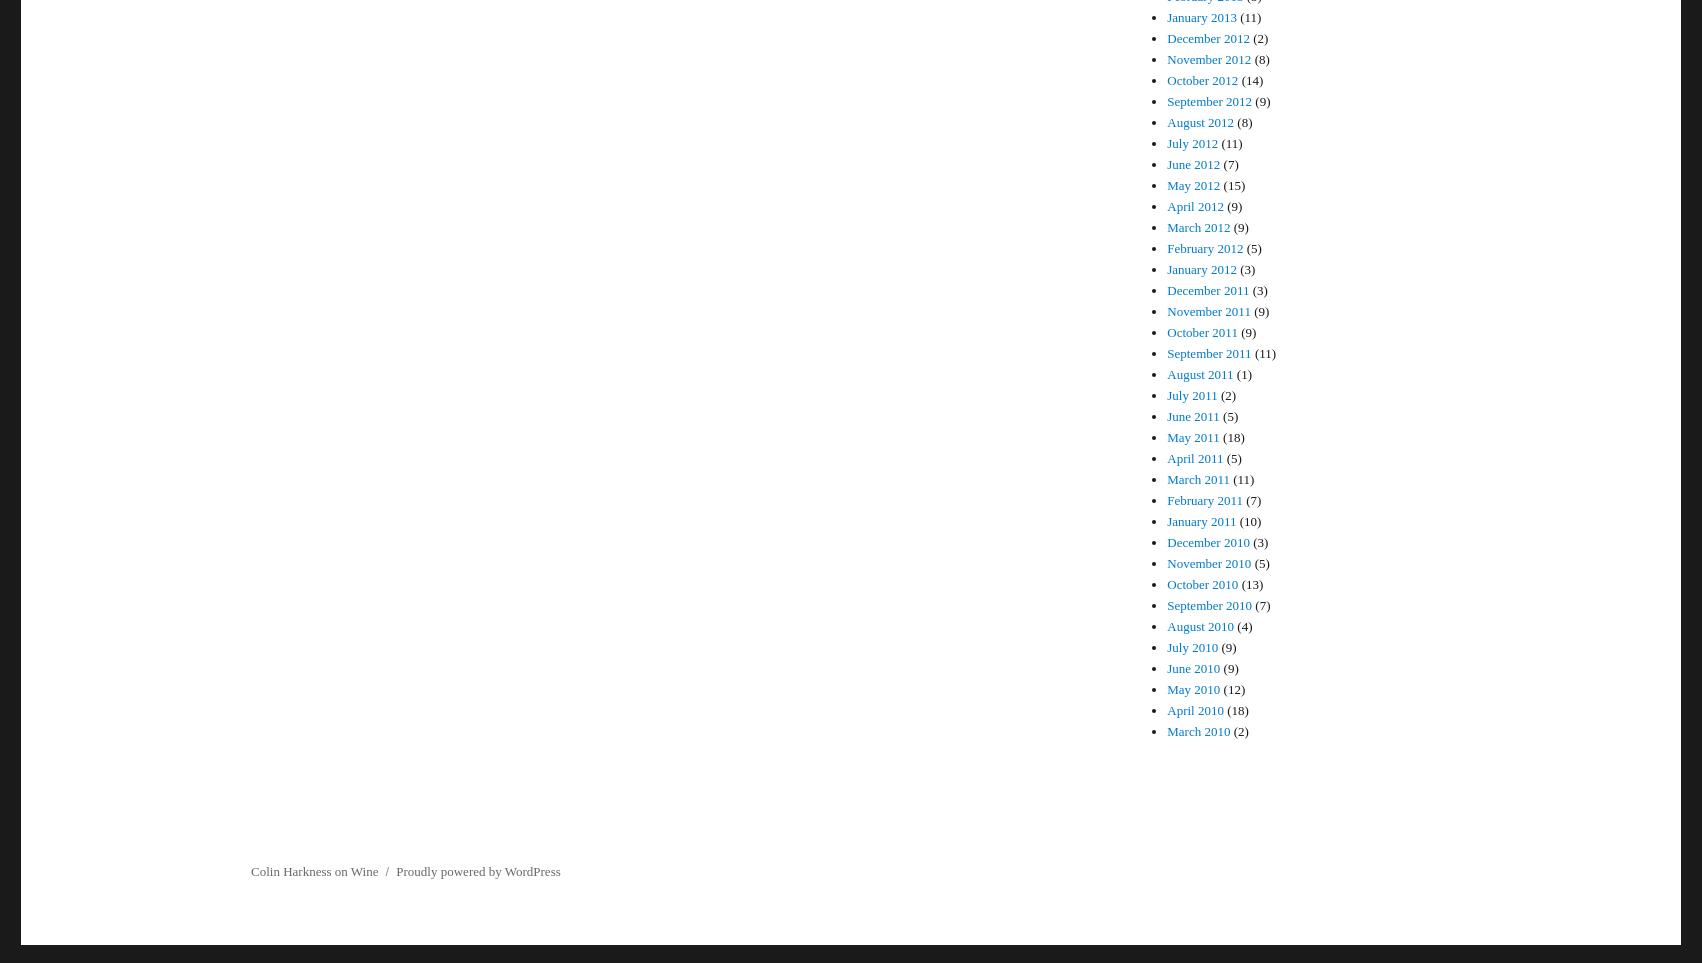 The image size is (1702, 963). Describe the element at coordinates (1194, 457) in the screenshot. I see `'April 2011'` at that location.